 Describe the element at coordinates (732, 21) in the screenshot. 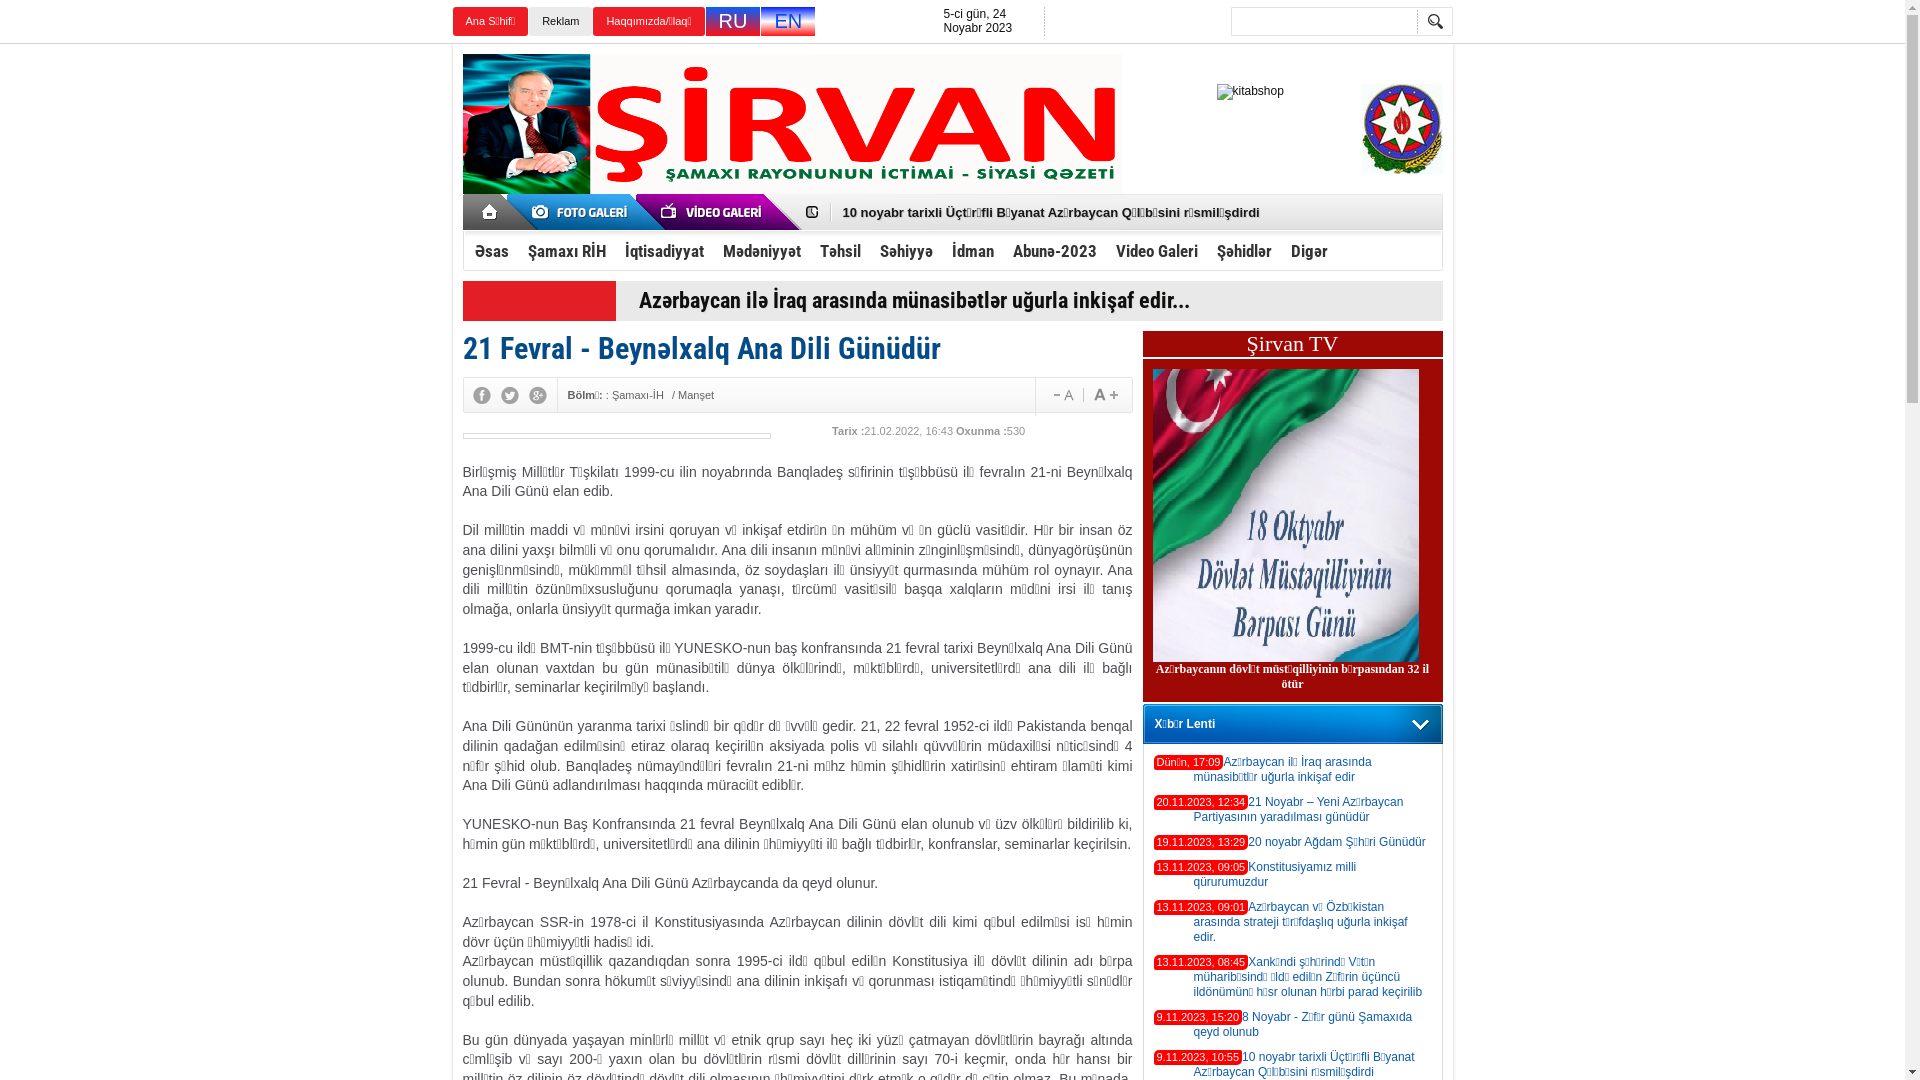

I see `'RU'` at that location.